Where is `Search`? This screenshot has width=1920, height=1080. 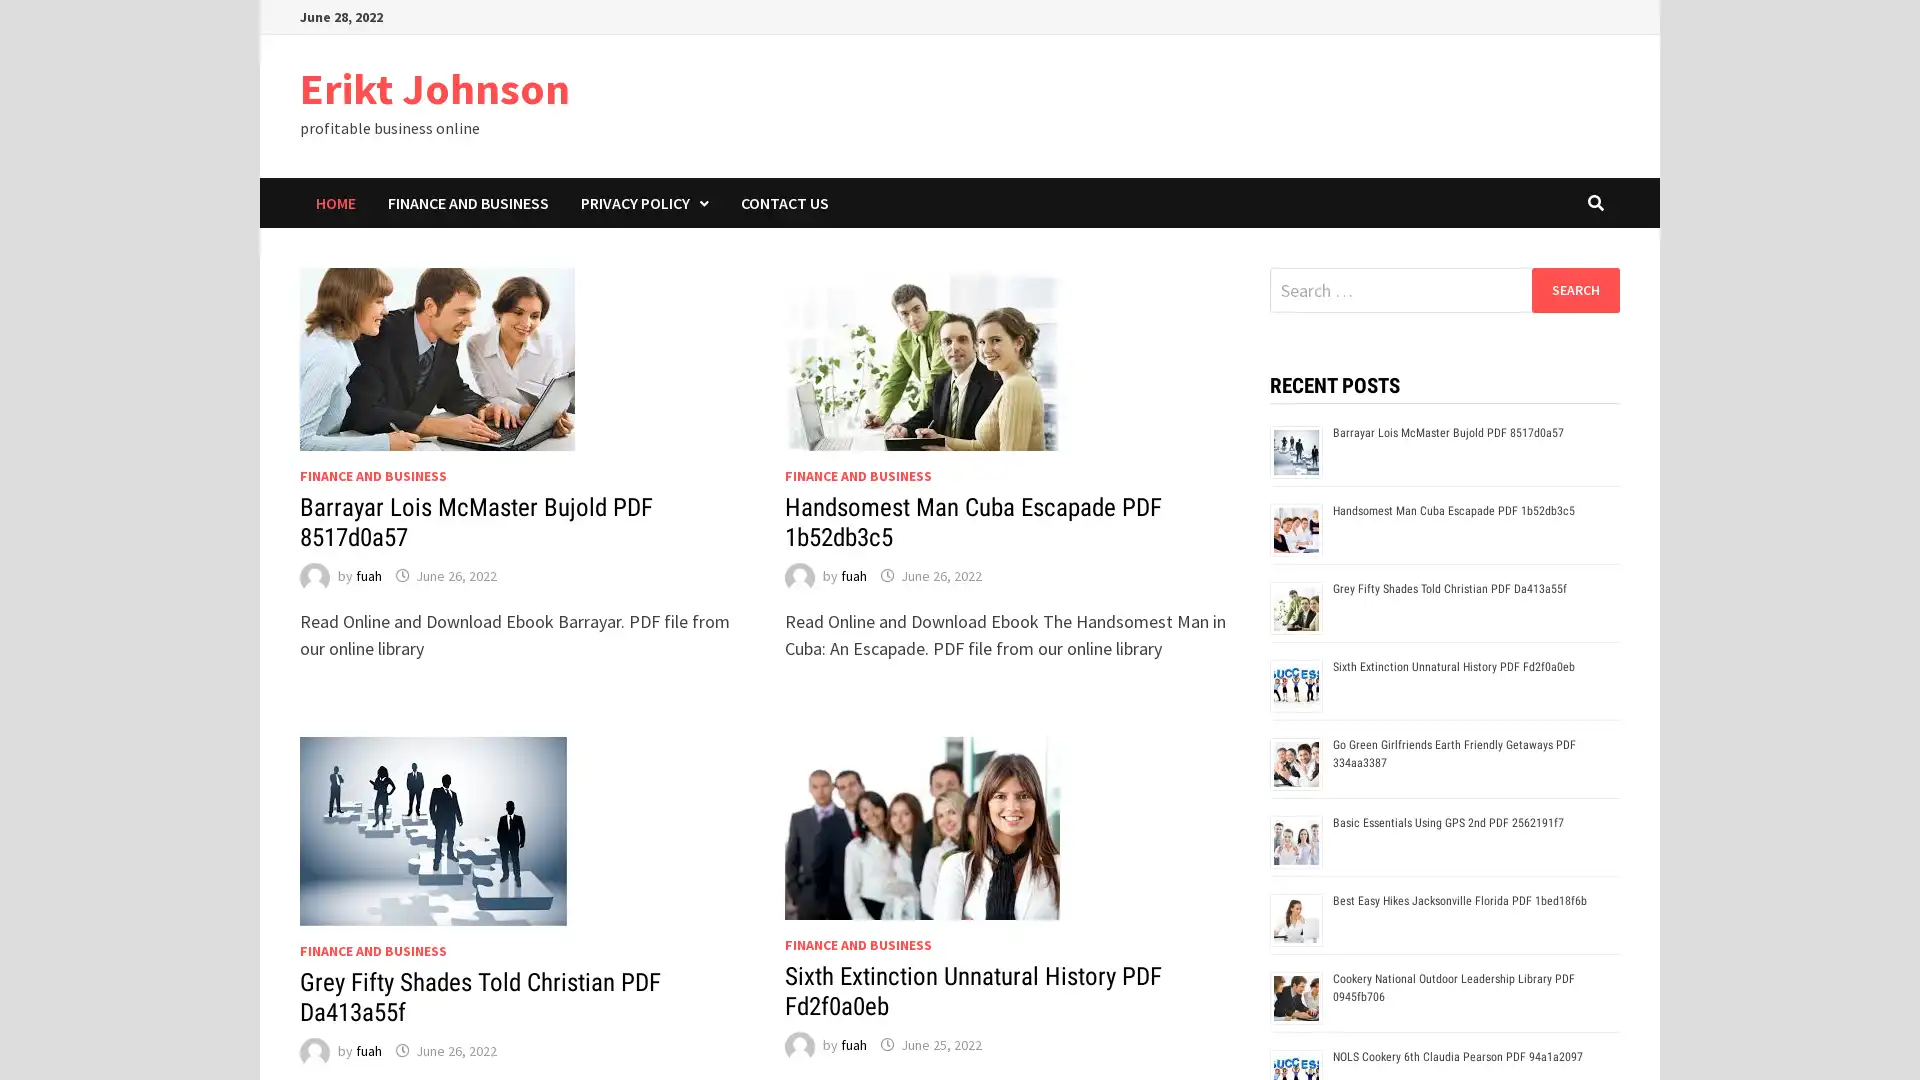 Search is located at coordinates (1574, 289).